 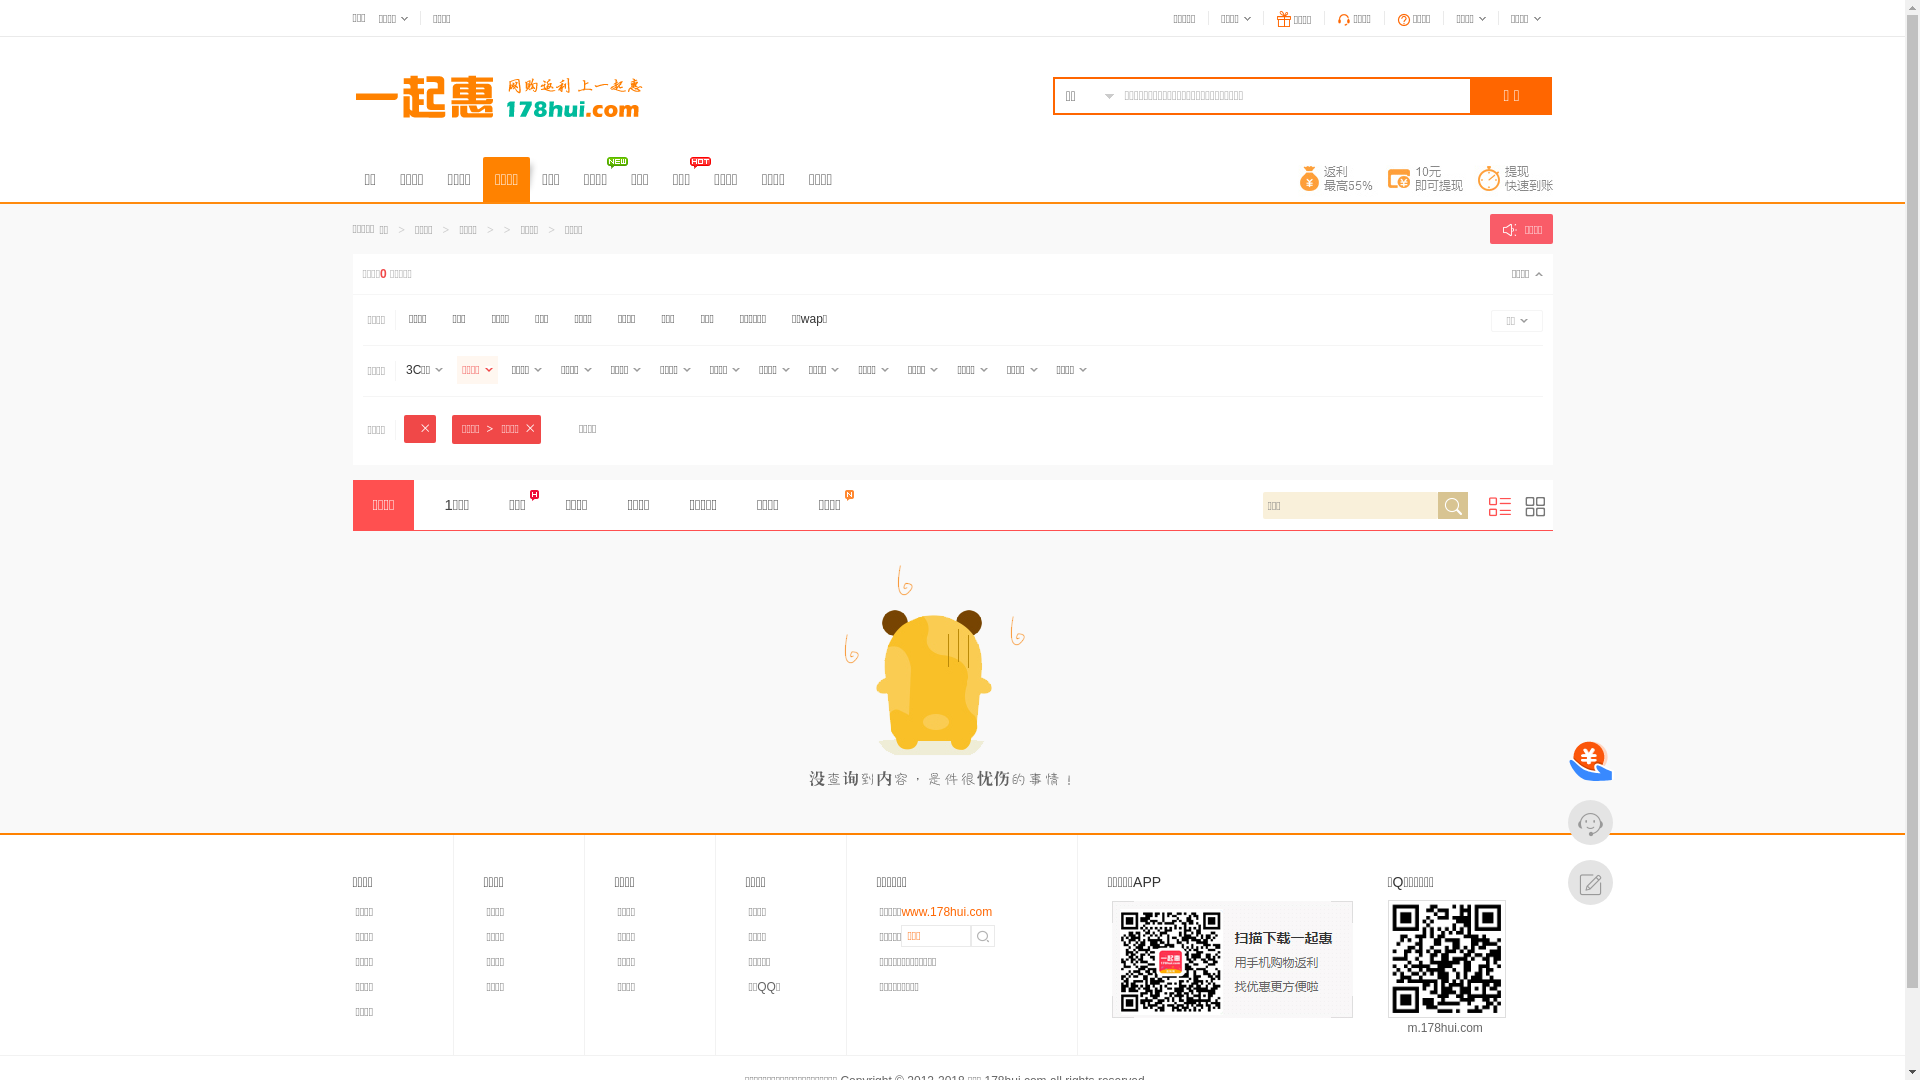 What do you see at coordinates (900, 911) in the screenshot?
I see `'www.178hui.com'` at bounding box center [900, 911].